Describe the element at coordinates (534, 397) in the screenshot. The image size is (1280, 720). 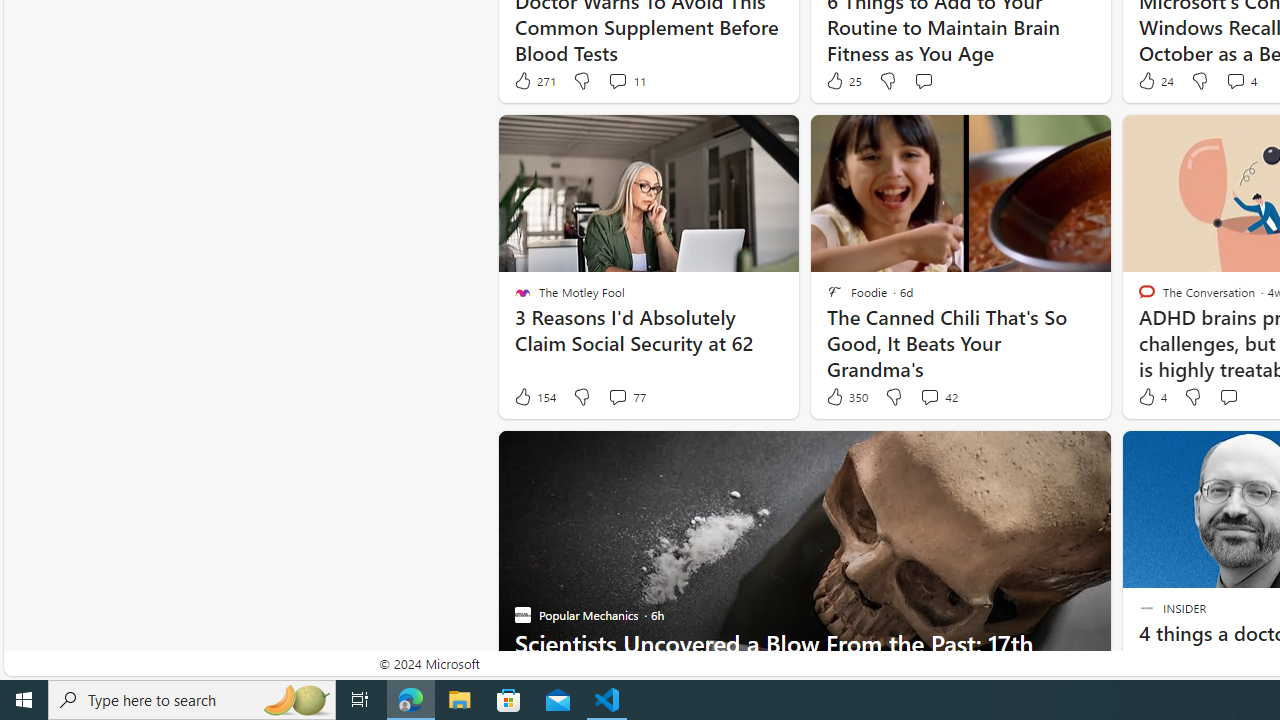
I see `'154 Like'` at that location.